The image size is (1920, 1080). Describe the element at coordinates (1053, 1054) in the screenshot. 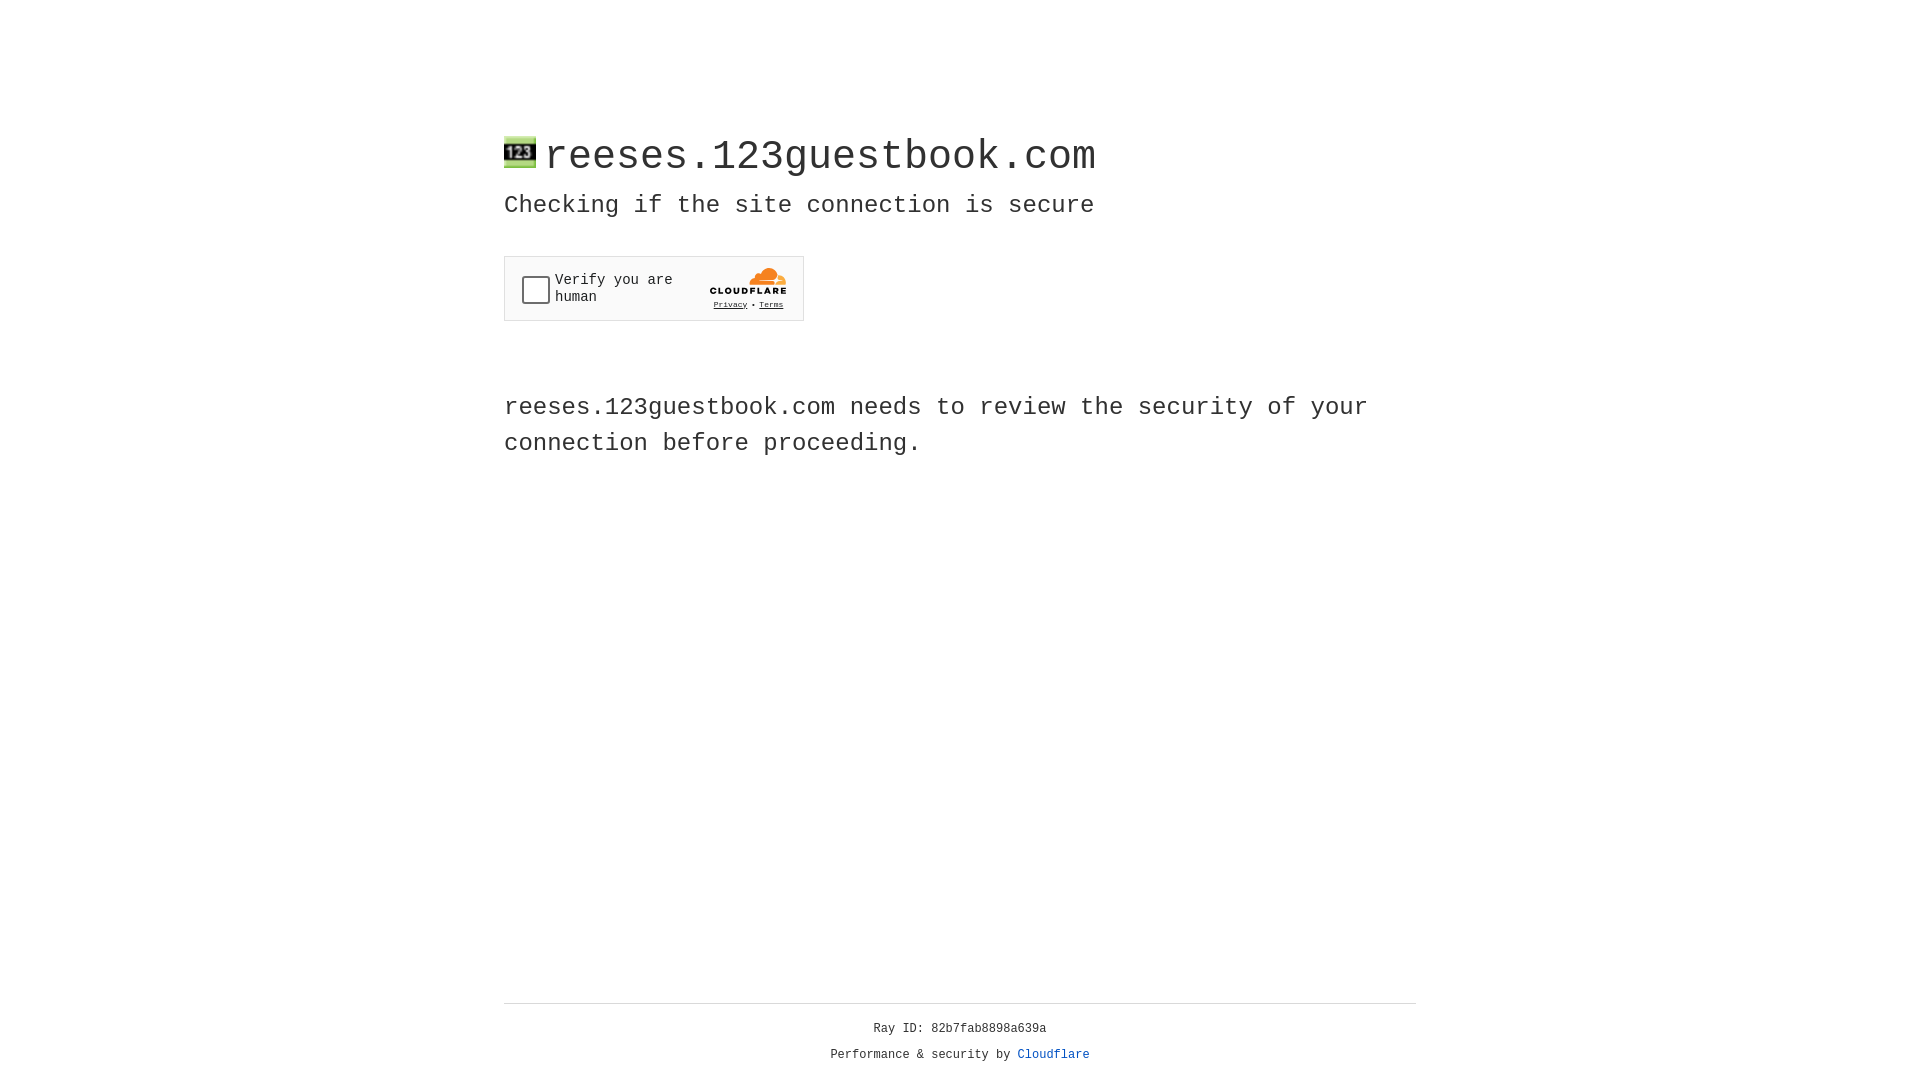

I see `'Cloudflare'` at that location.